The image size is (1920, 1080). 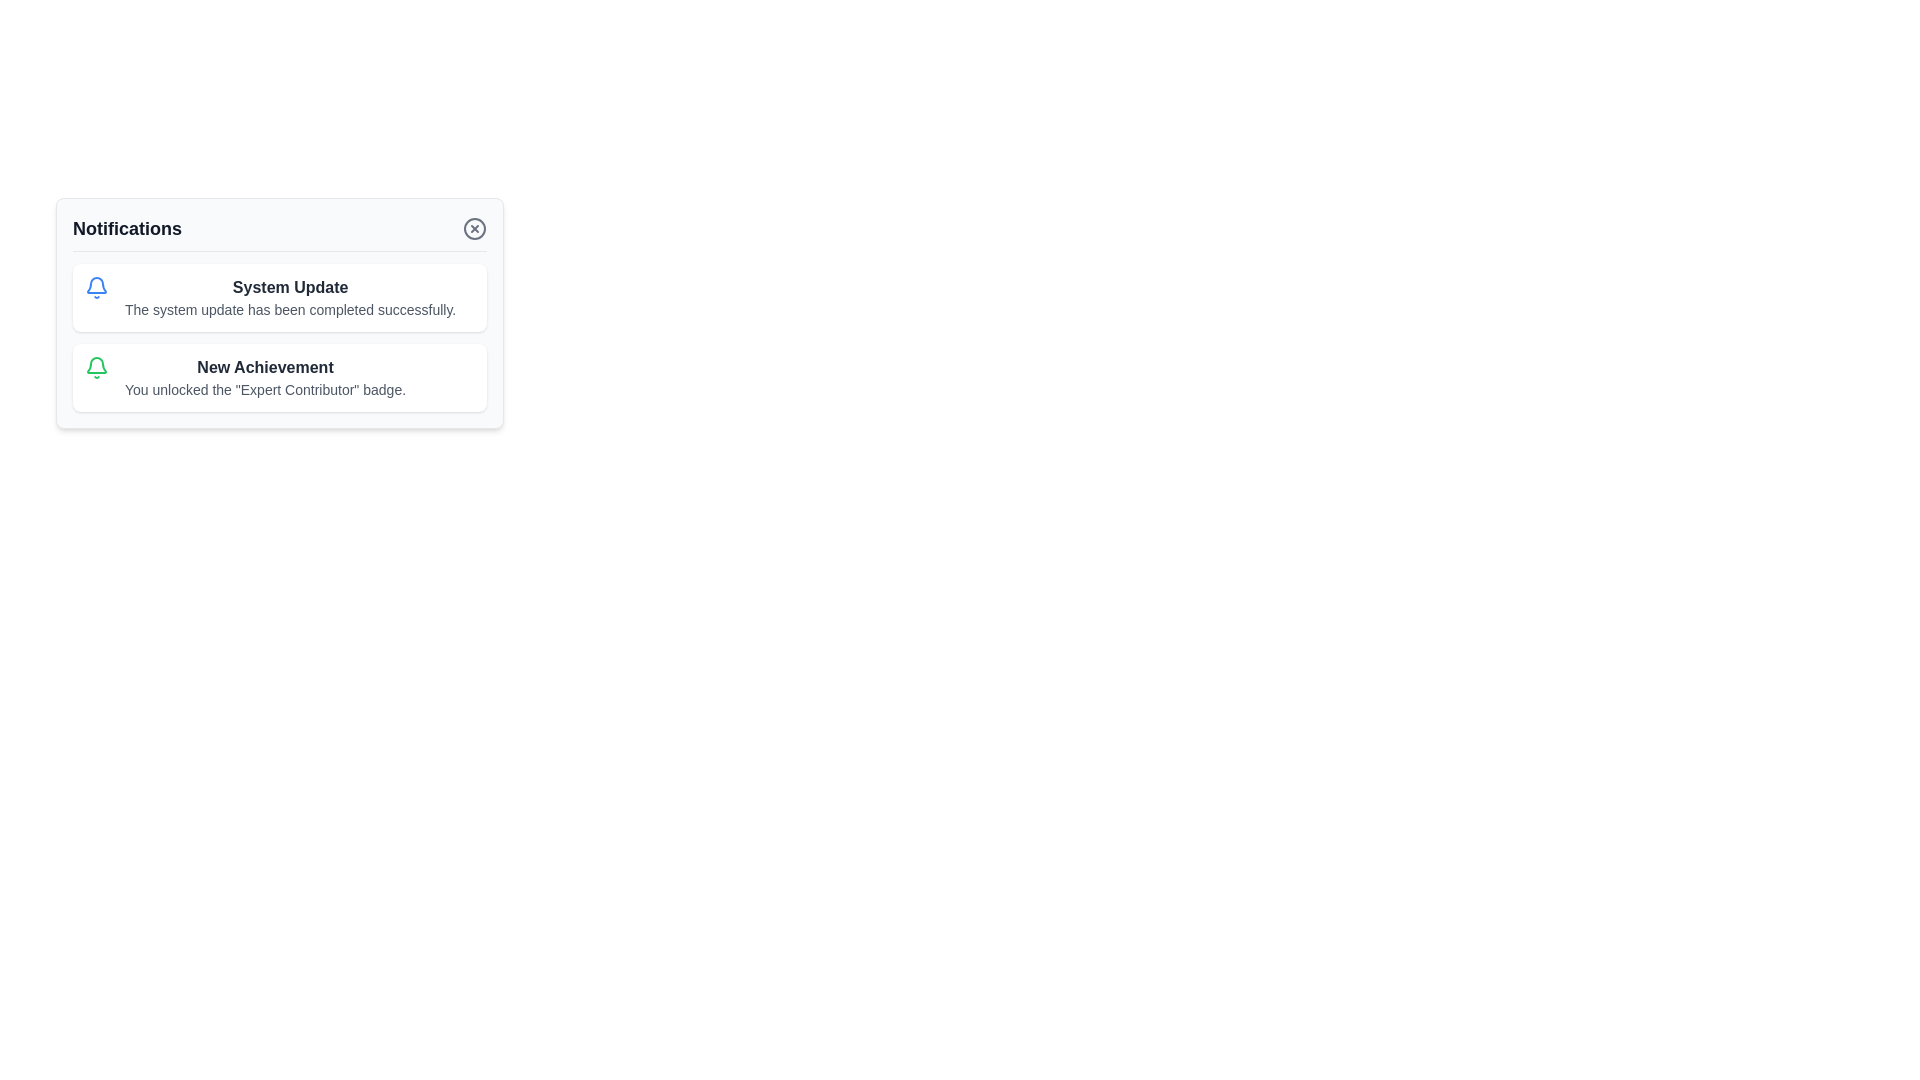 What do you see at coordinates (278, 378) in the screenshot?
I see `the second notification card in the Notifications section, which has a white background, a green bell icon, and contains the title 'New Achievement'` at bounding box center [278, 378].